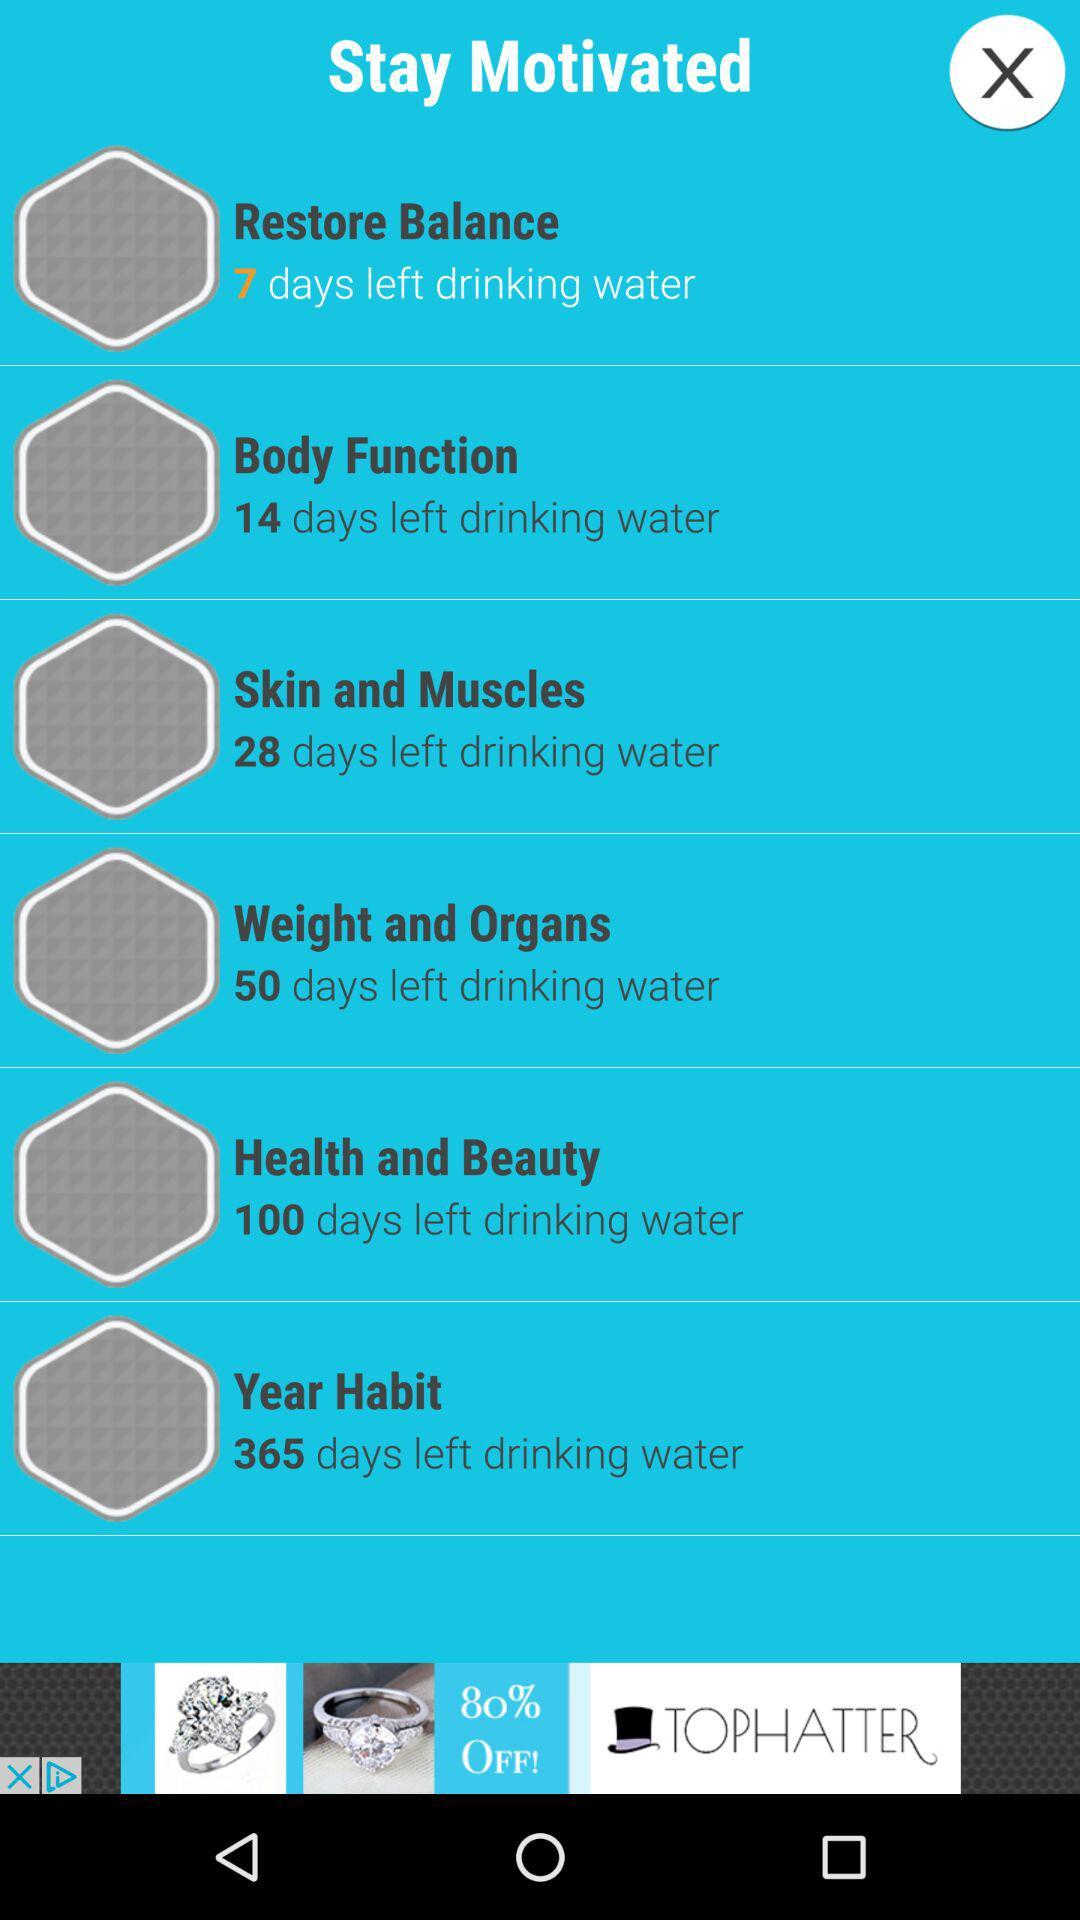 This screenshot has height=1920, width=1080. I want to click on more information about an advertisement, so click(540, 1727).